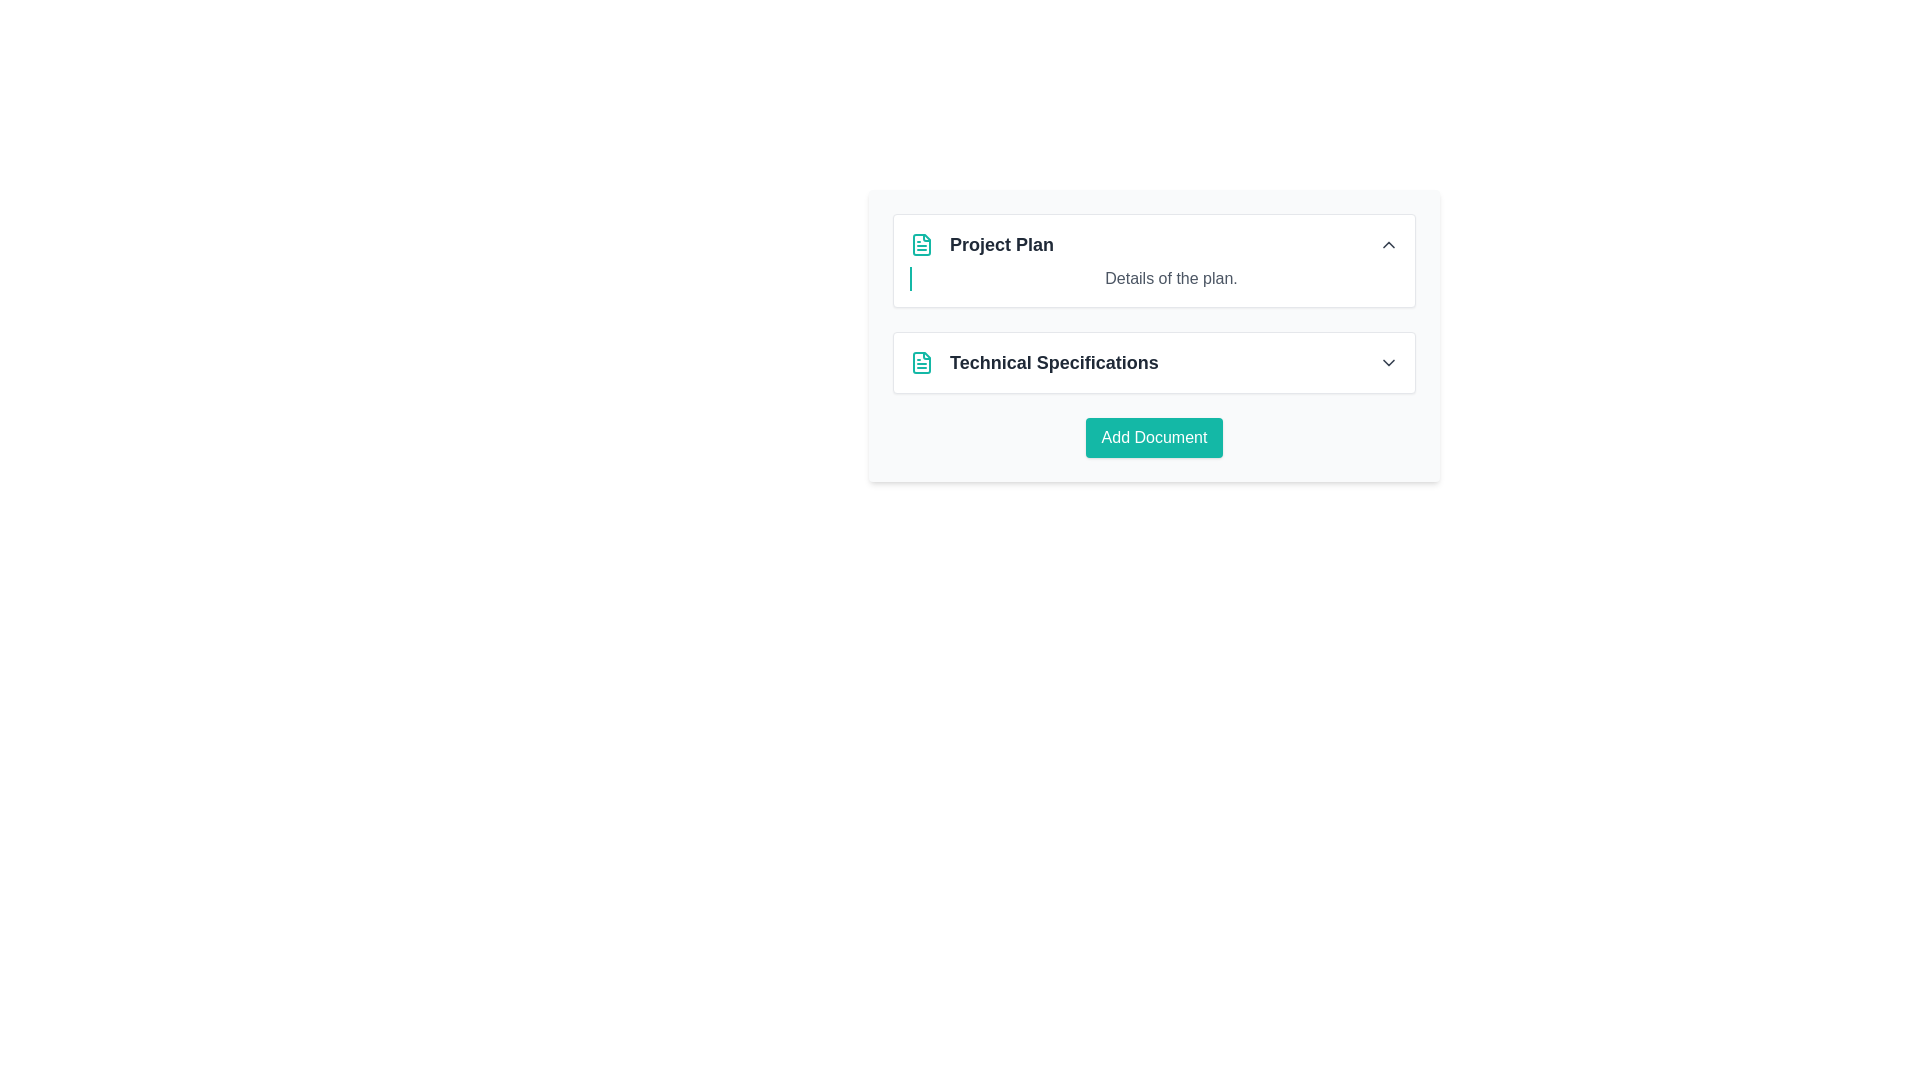  I want to click on the 'Technical Specifications' section header with dropdown, so click(1154, 362).